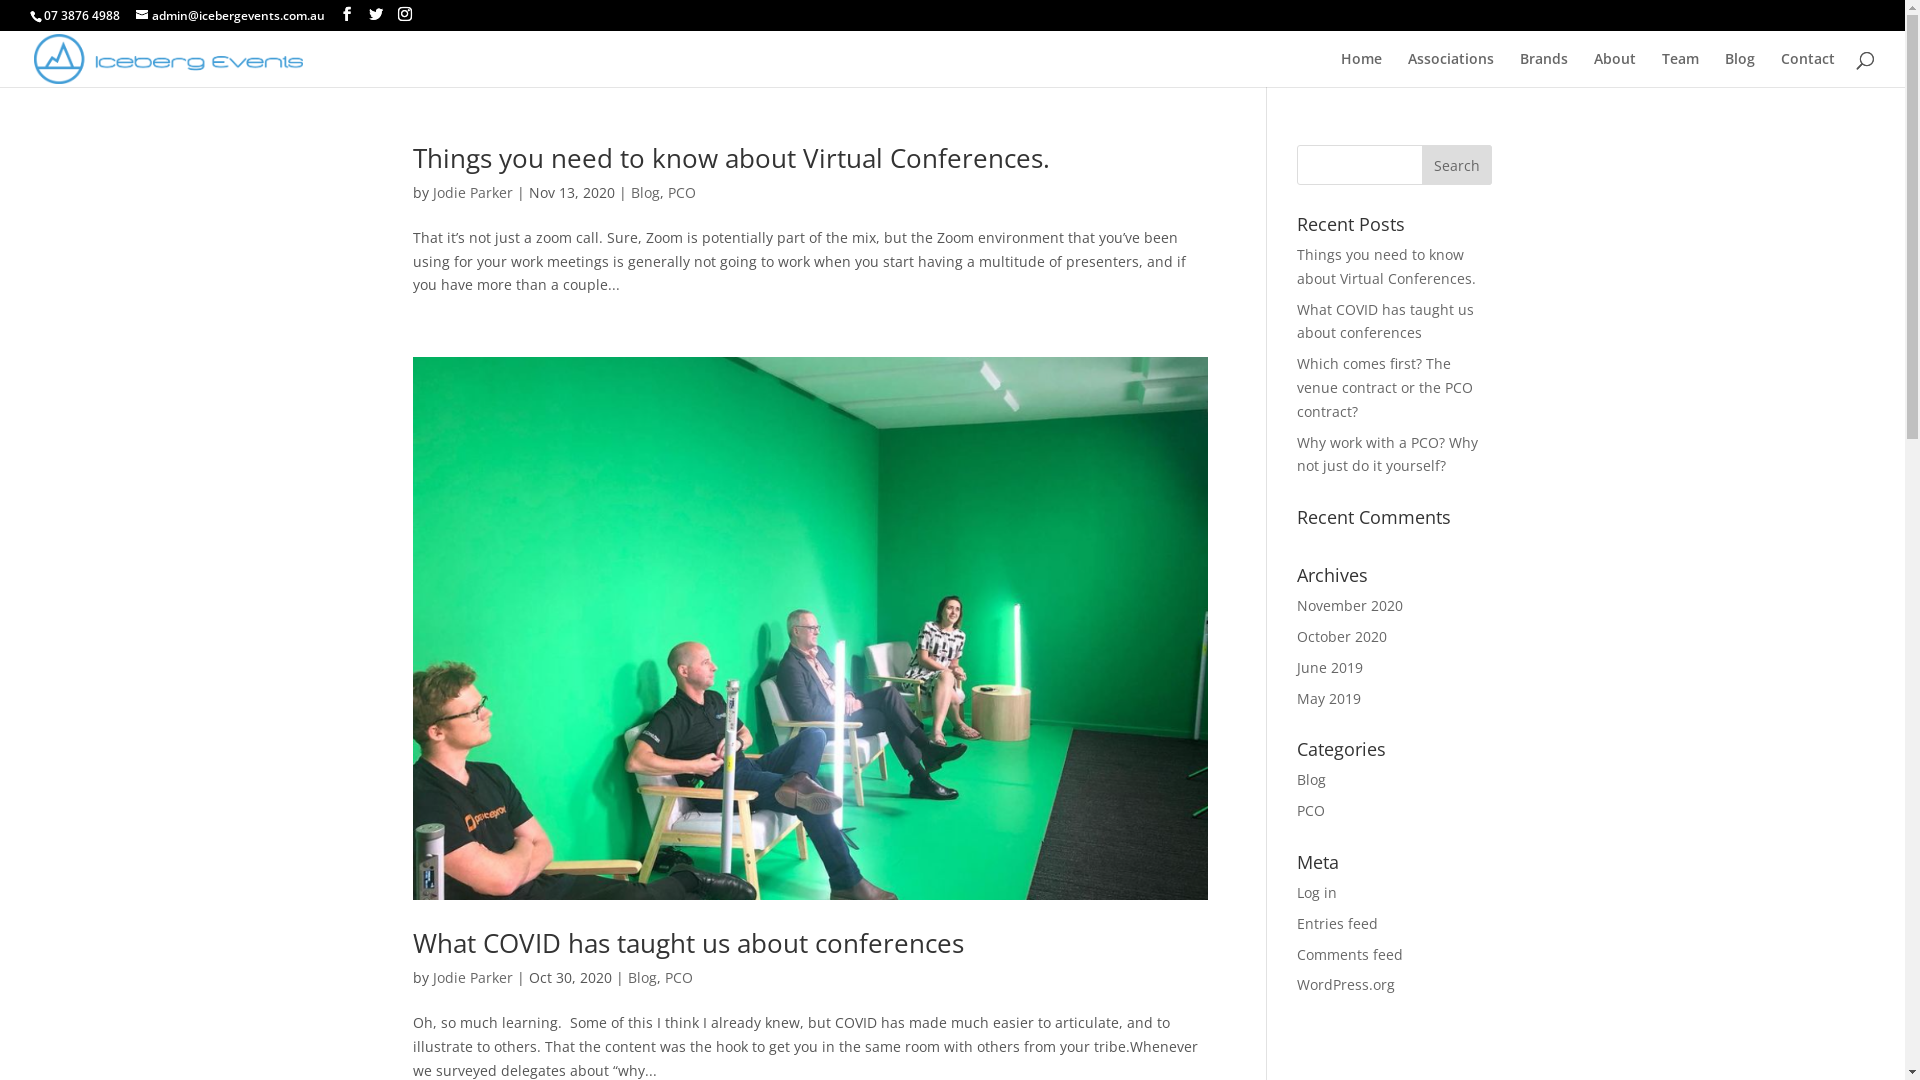 The image size is (1920, 1080). Describe the element at coordinates (1310, 810) in the screenshot. I see `'PCO'` at that location.